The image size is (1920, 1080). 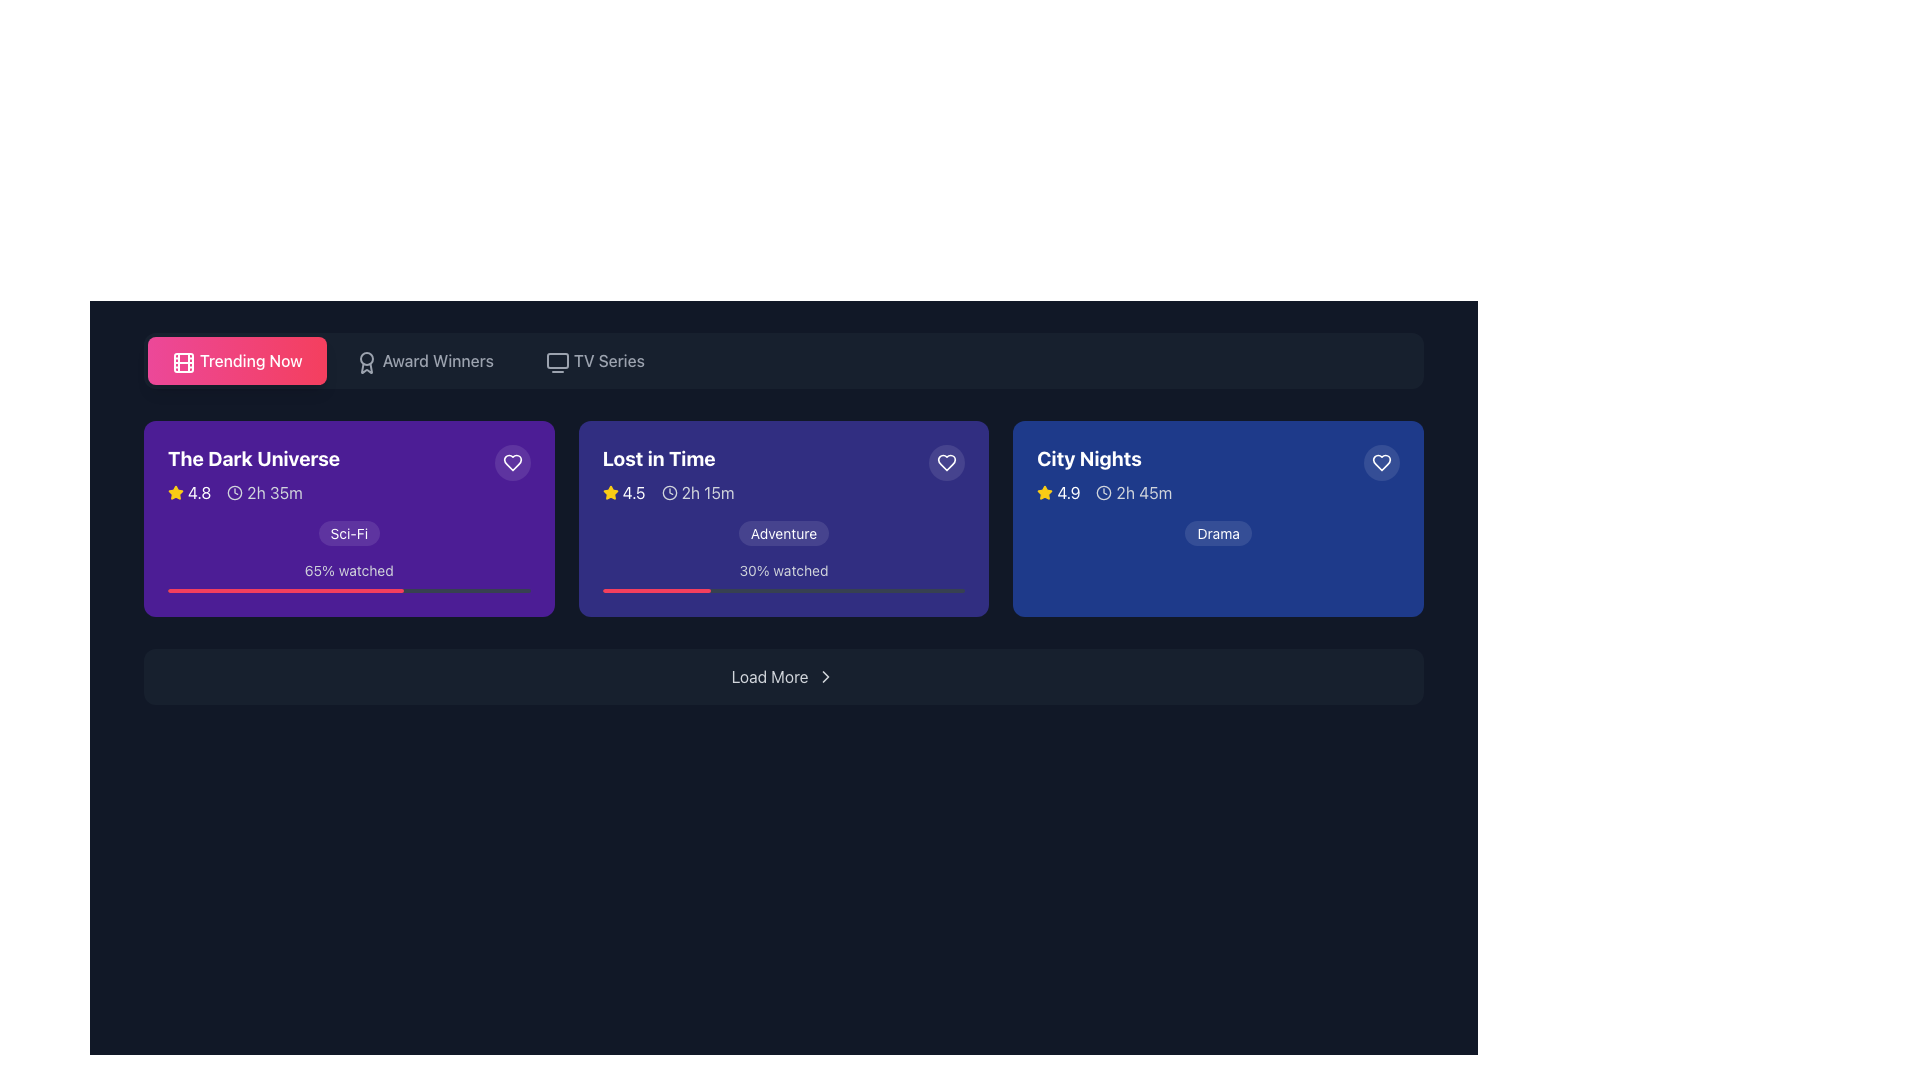 I want to click on the clock icon, which is a minimalist circular outline with clock hands, located to the left of the text displaying '2h 45m' in the 'City Nights' card, so click(x=1103, y=493).